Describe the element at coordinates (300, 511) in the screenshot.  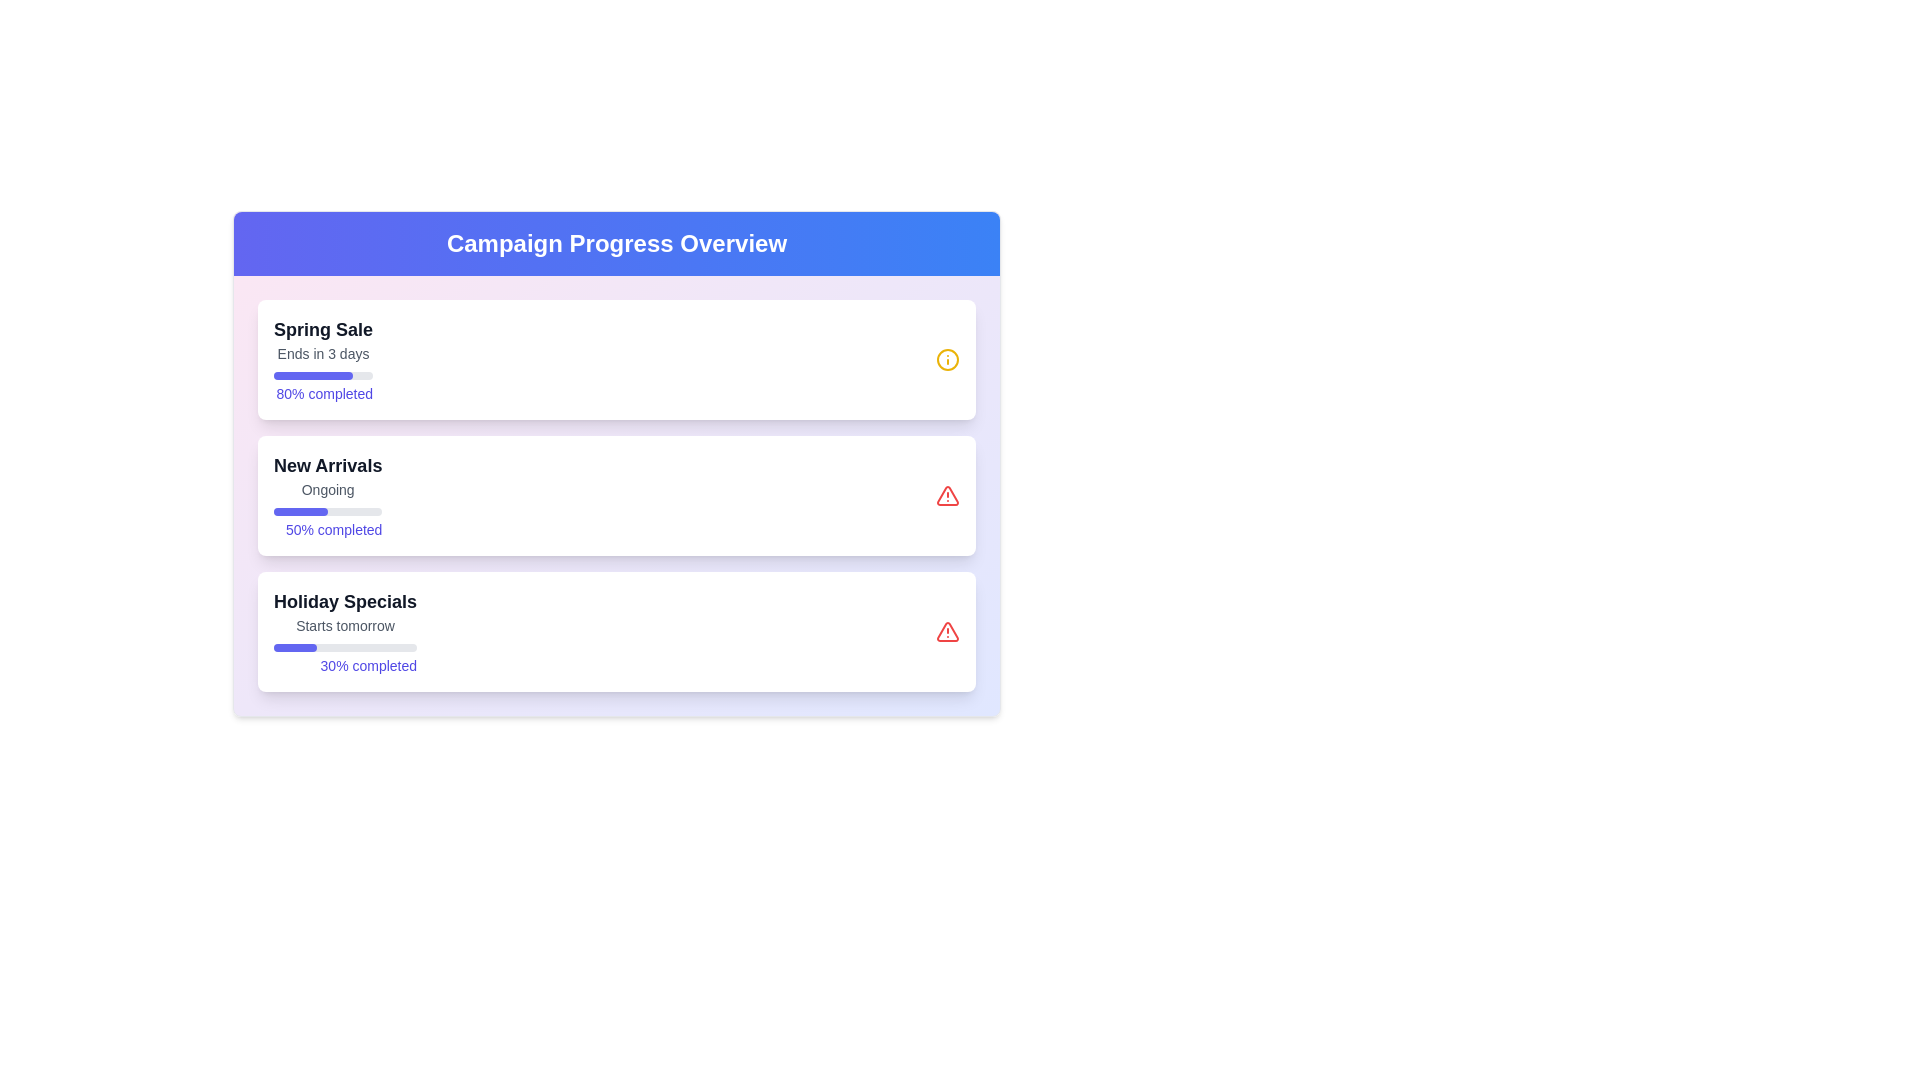
I see `the progress visually on the indigo progress bar segment that is filled to approximately 50% within the secondary progress bar of the 'New Arrivals' section, which is the second card in the middle of the campaign list` at that location.